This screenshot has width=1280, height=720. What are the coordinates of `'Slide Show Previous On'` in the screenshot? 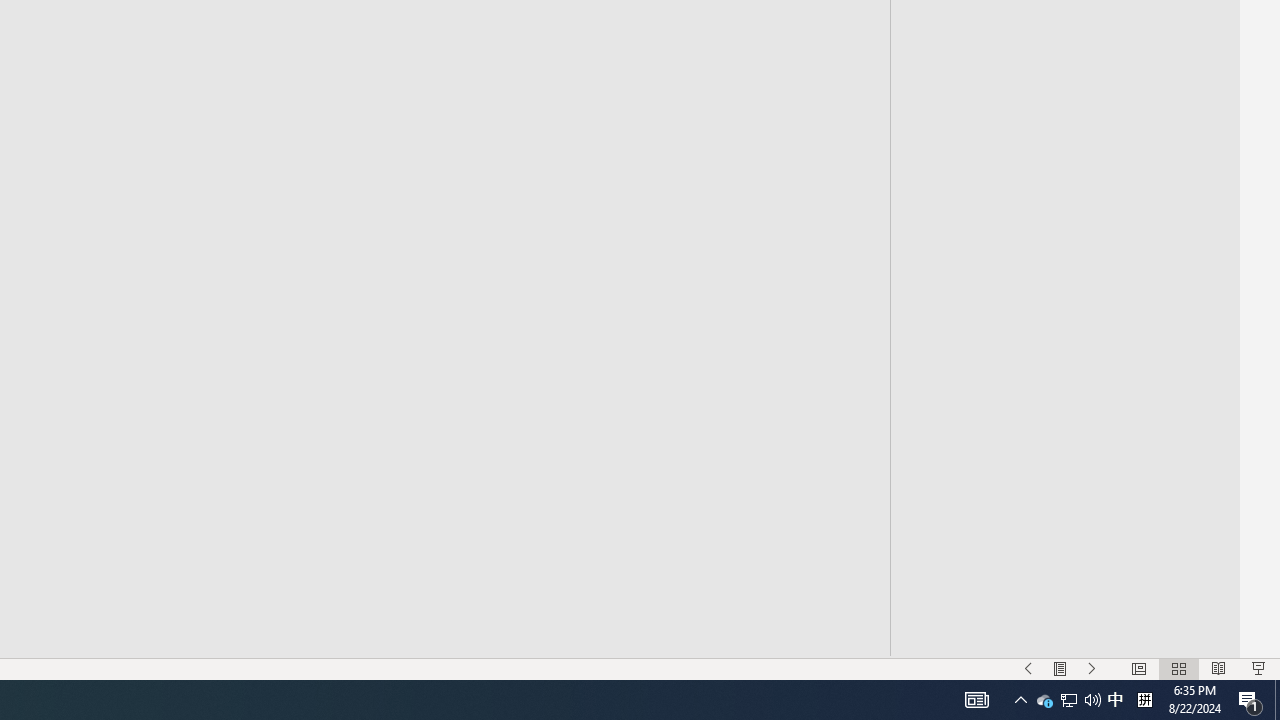 It's located at (1028, 669).